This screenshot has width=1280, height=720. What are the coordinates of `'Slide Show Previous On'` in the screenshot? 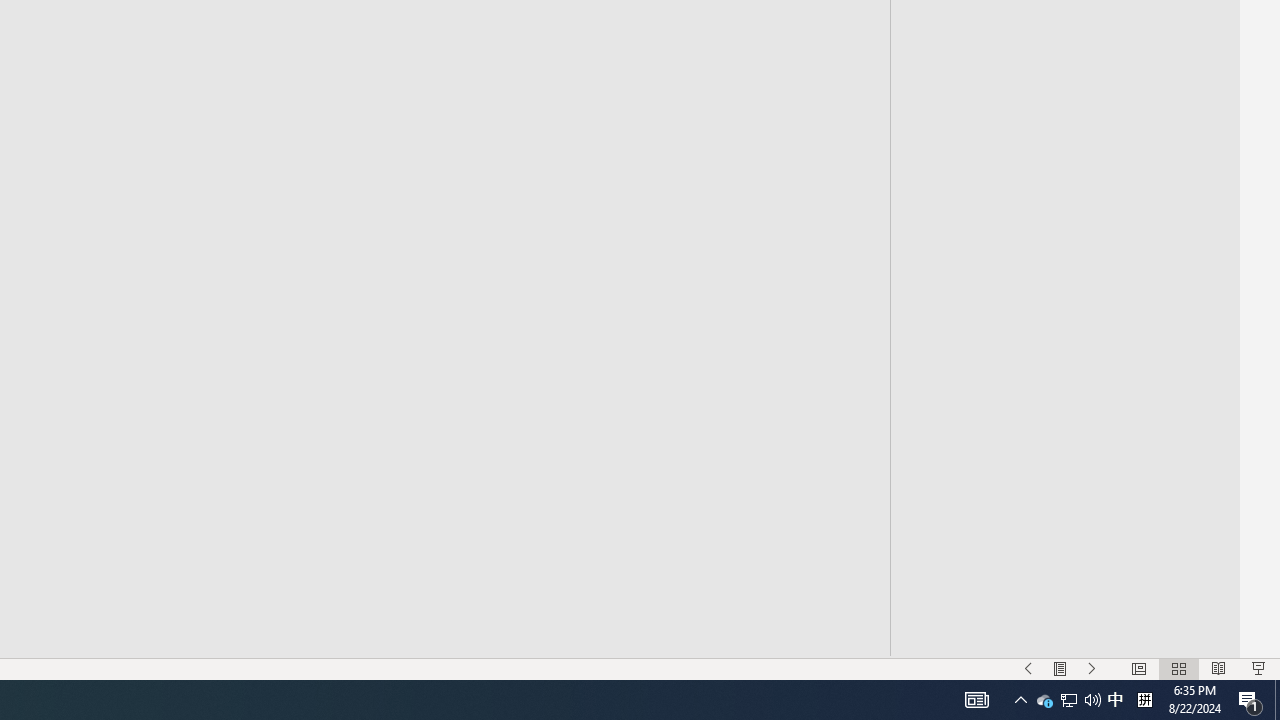 It's located at (1028, 669).